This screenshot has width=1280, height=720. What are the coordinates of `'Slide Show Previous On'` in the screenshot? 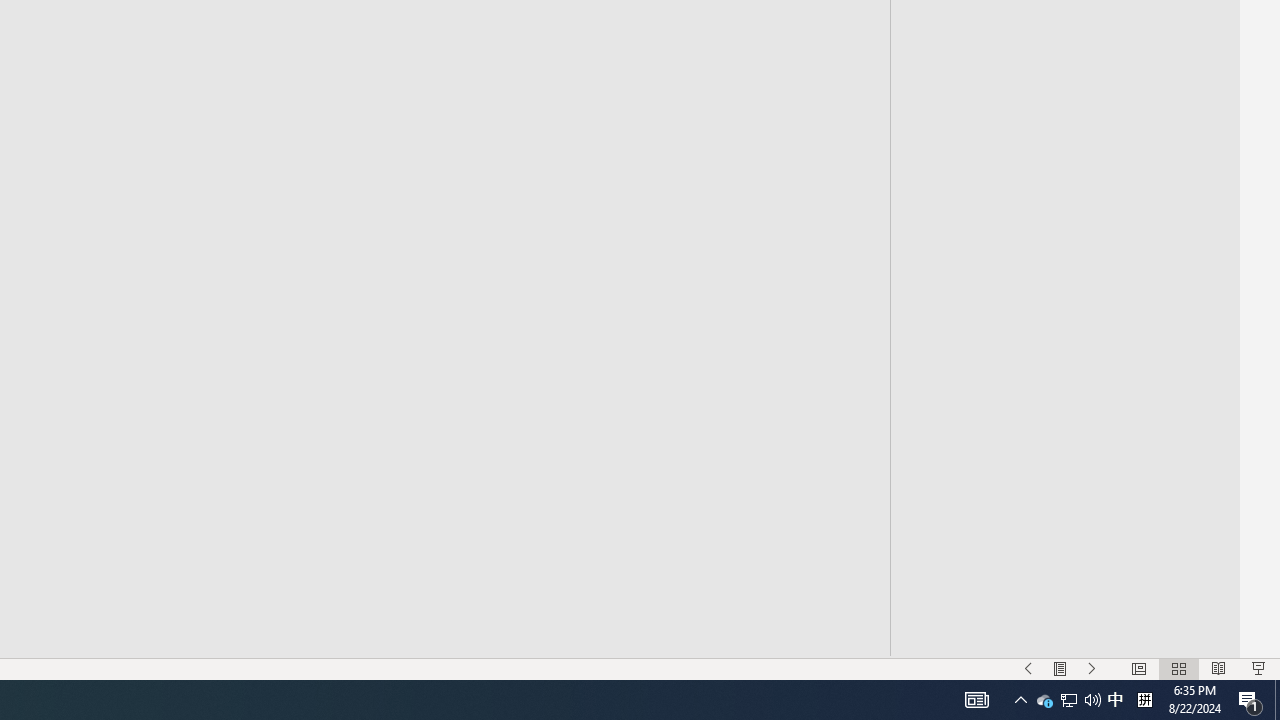 It's located at (1028, 669).